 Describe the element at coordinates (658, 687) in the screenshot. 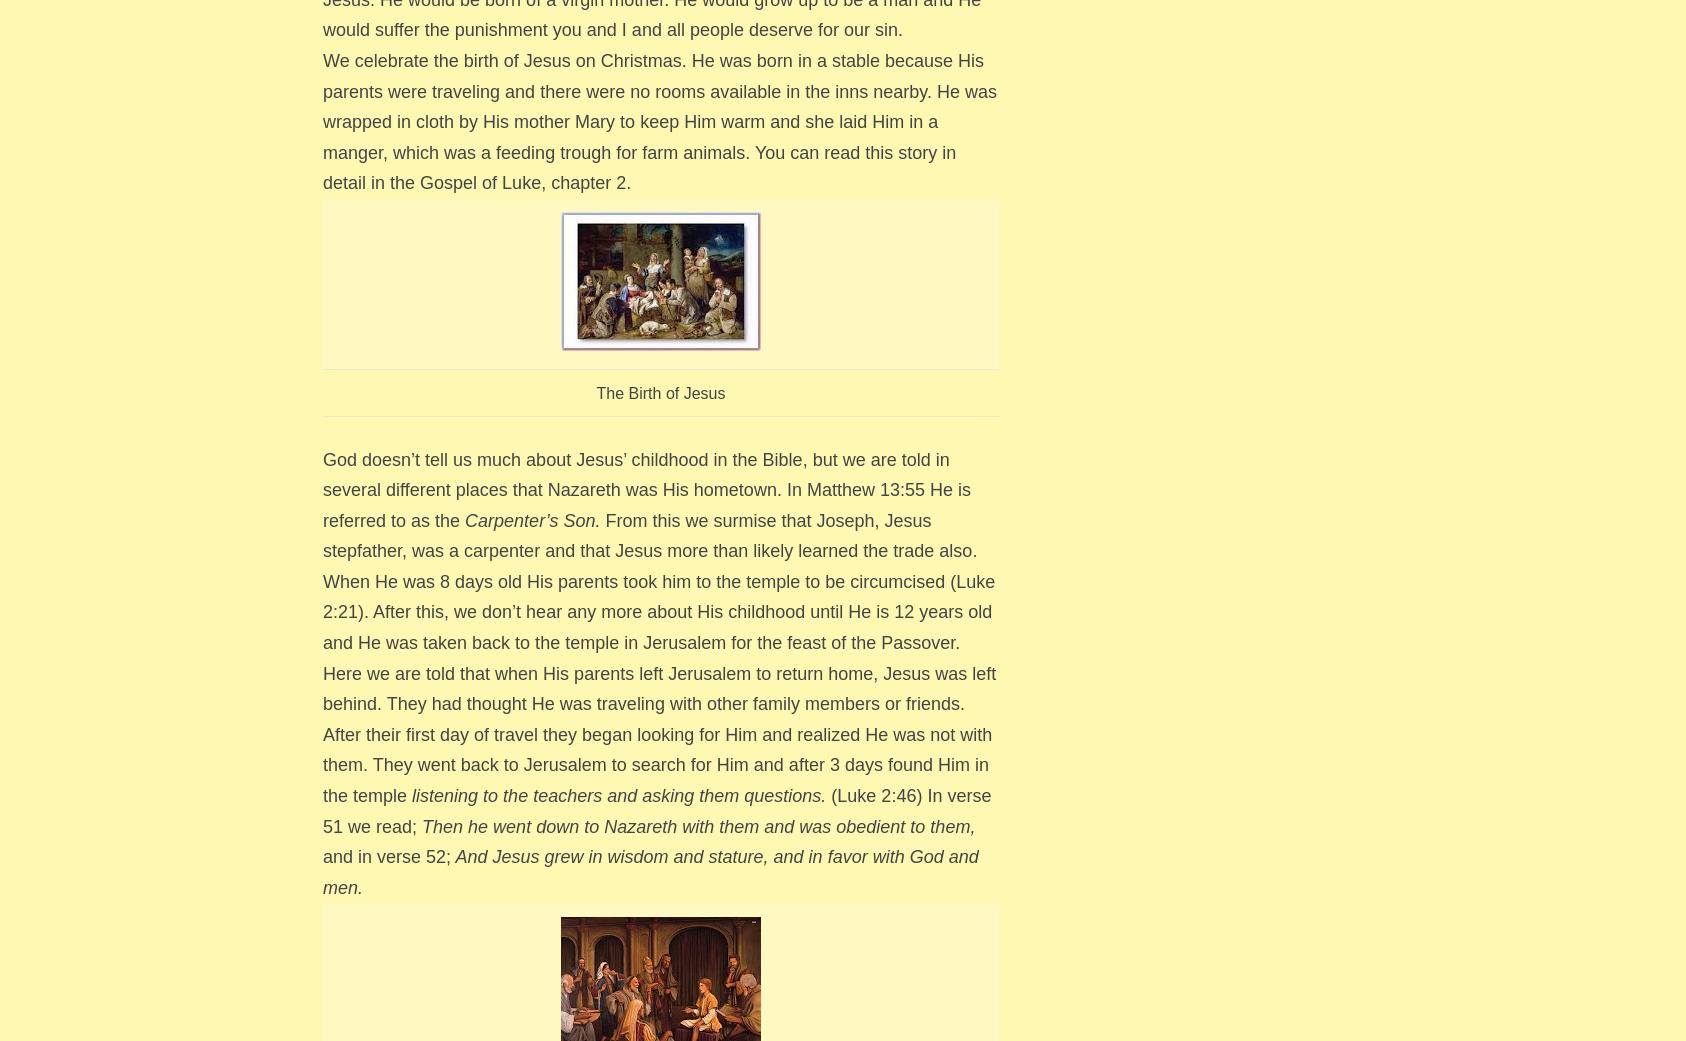

I see `'When He was 8 days old His parents took him to the temple to be circumcised (Luke 2:21). After this, we don’t hear any more about His childhood until He is 12 years old and He was taken back to the temple in Jerusalem for the feast of the Passover. Here we are told that when His parents left Jerusalem to return home, Jesus was left behind. They had thought He was traveling with other family members or friends. After their first day of travel they began looking for Him and realized He was not with them. They went back to Jerusalem to search for Him and after 3 days found Him in the temple'` at that location.